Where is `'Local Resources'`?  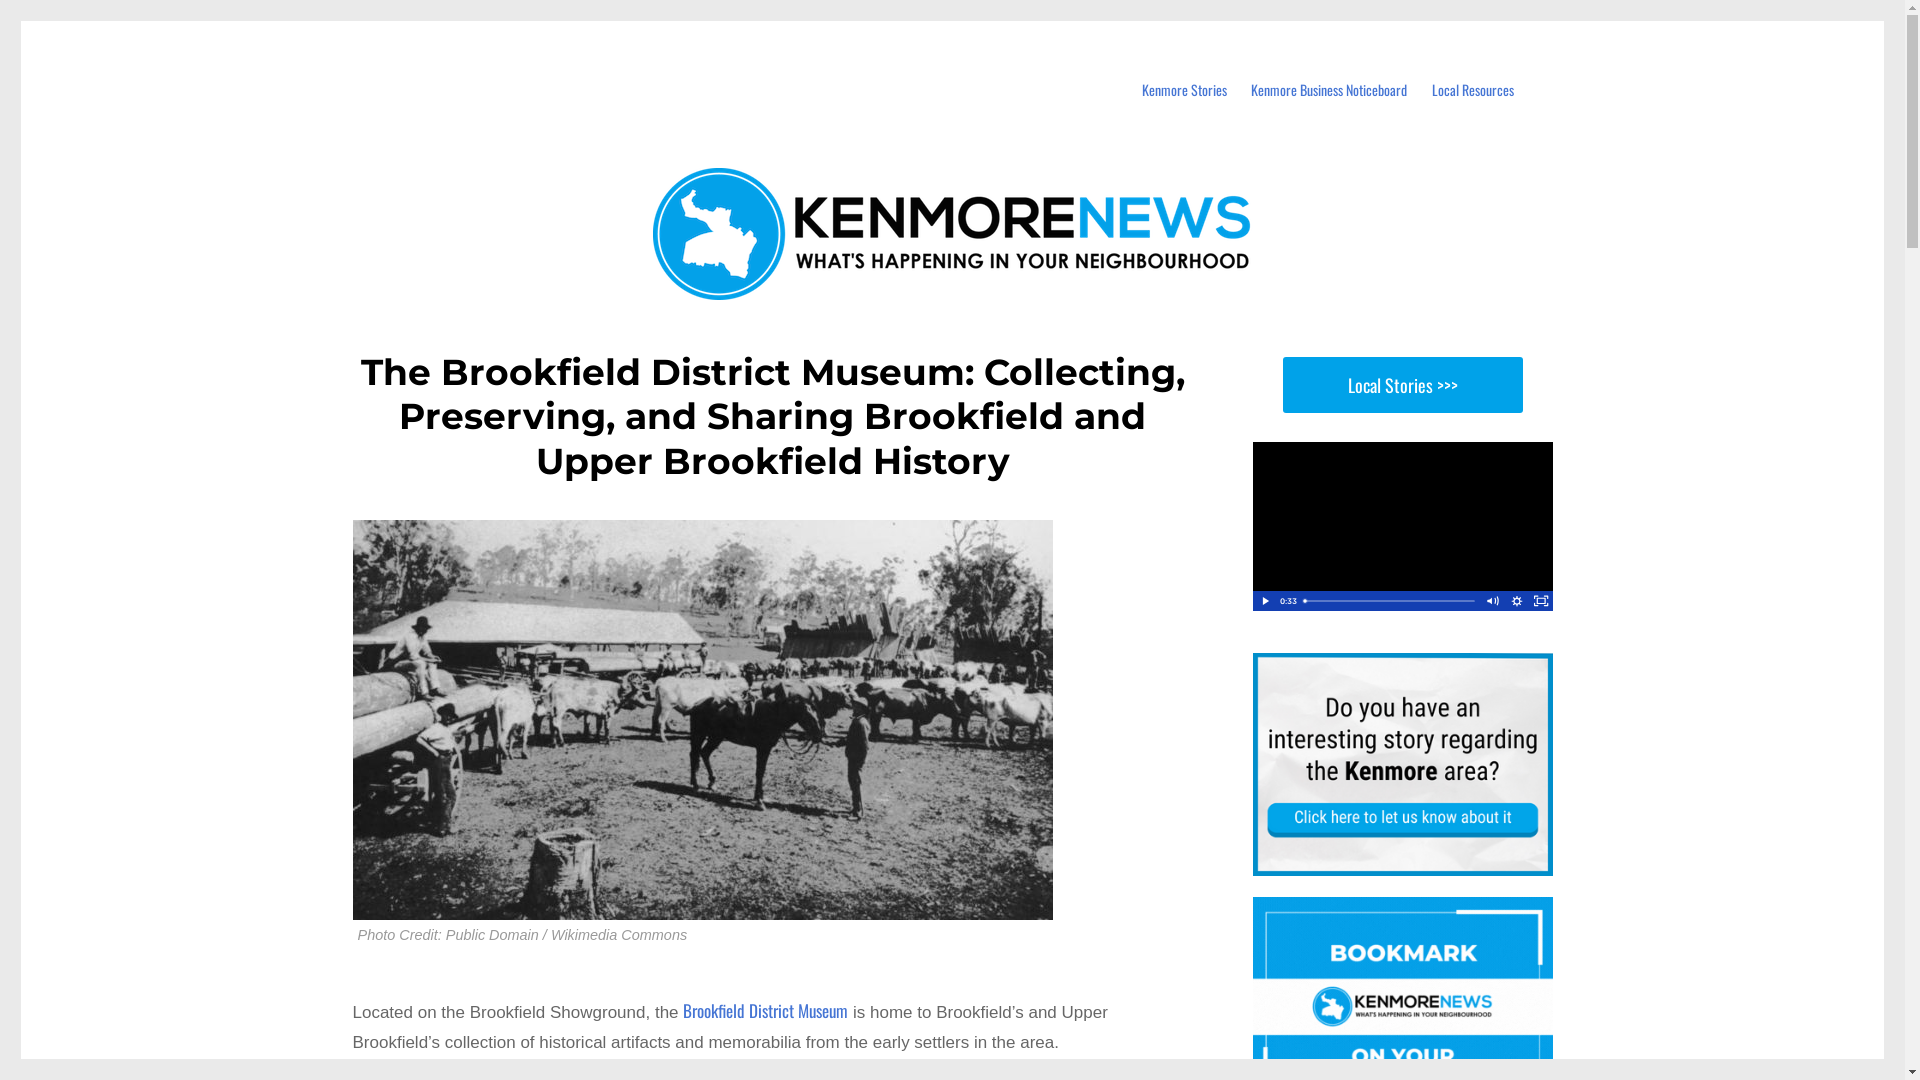
'Local Resources' is located at coordinates (1472, 90).